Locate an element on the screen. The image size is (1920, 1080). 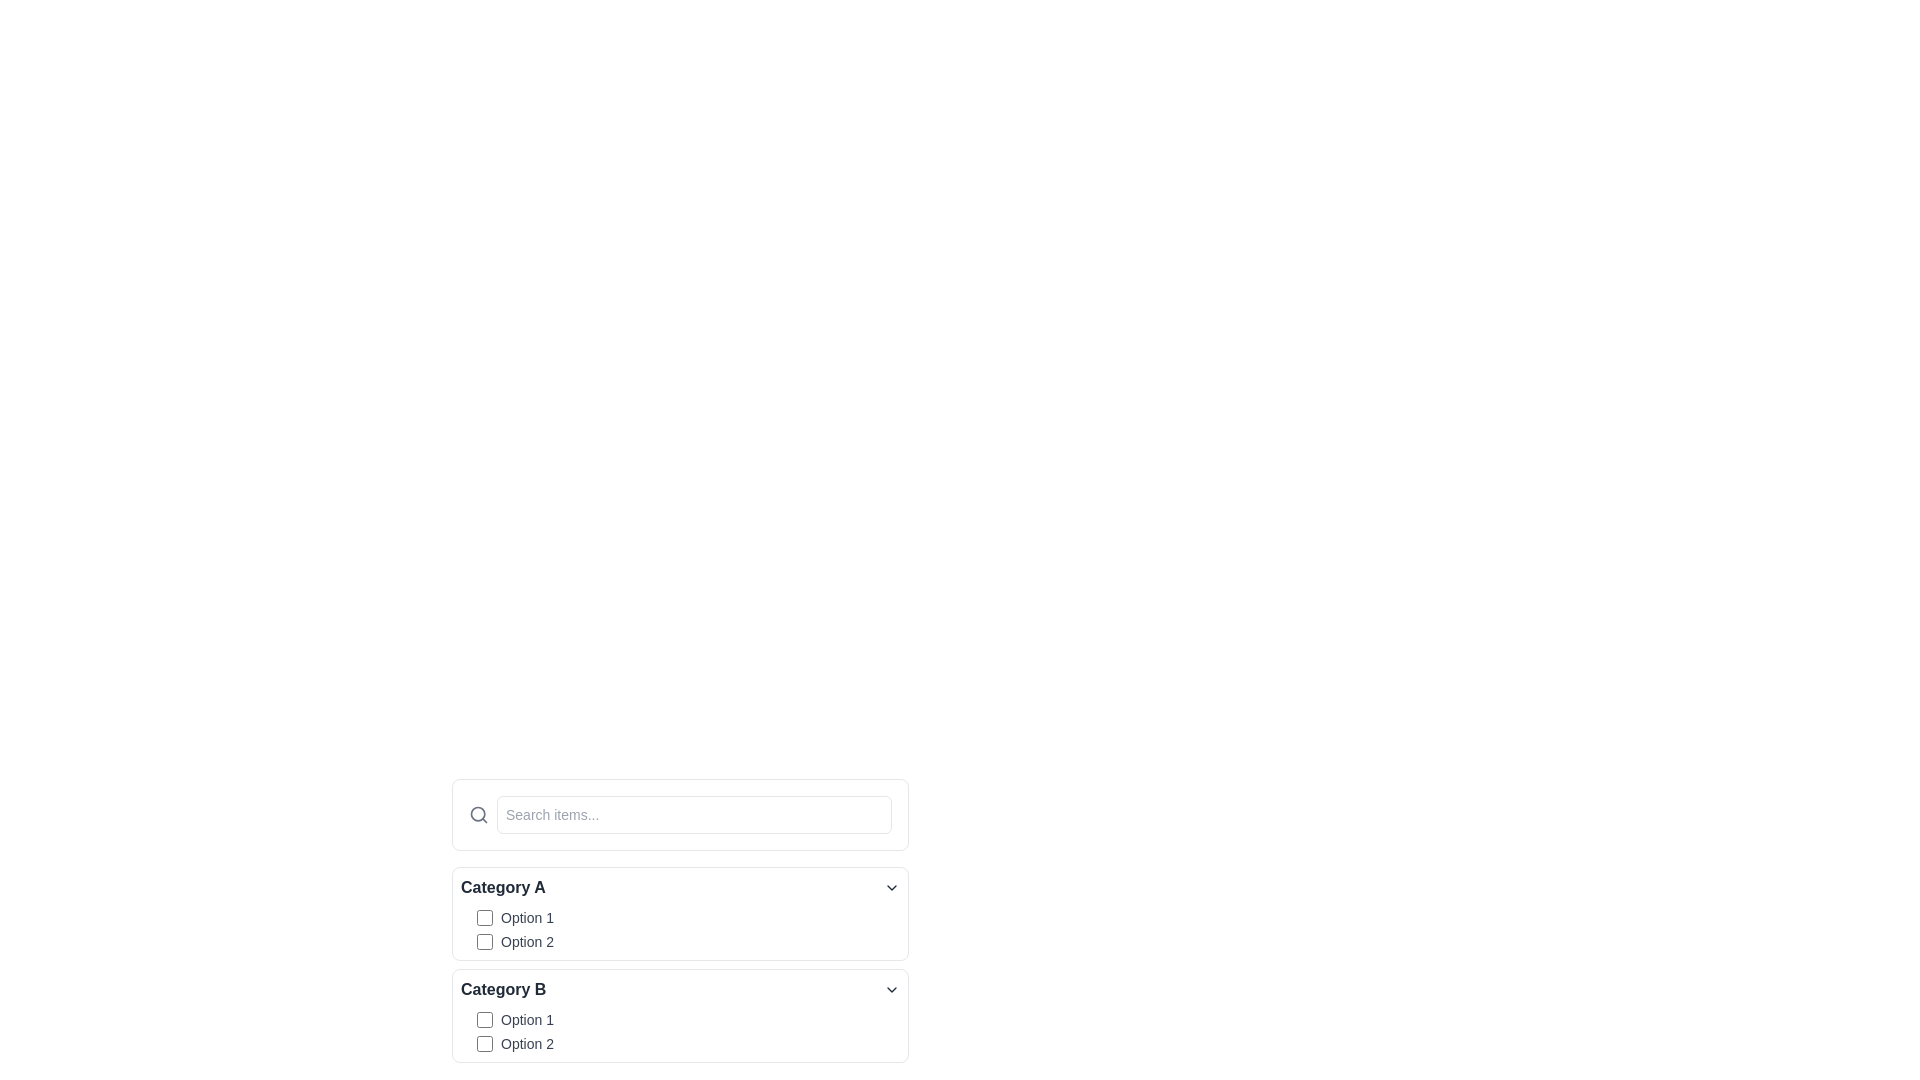
the indigo checkbox located next to the text 'Option 2' in 'Category B' for visual feedback is located at coordinates (484, 1043).